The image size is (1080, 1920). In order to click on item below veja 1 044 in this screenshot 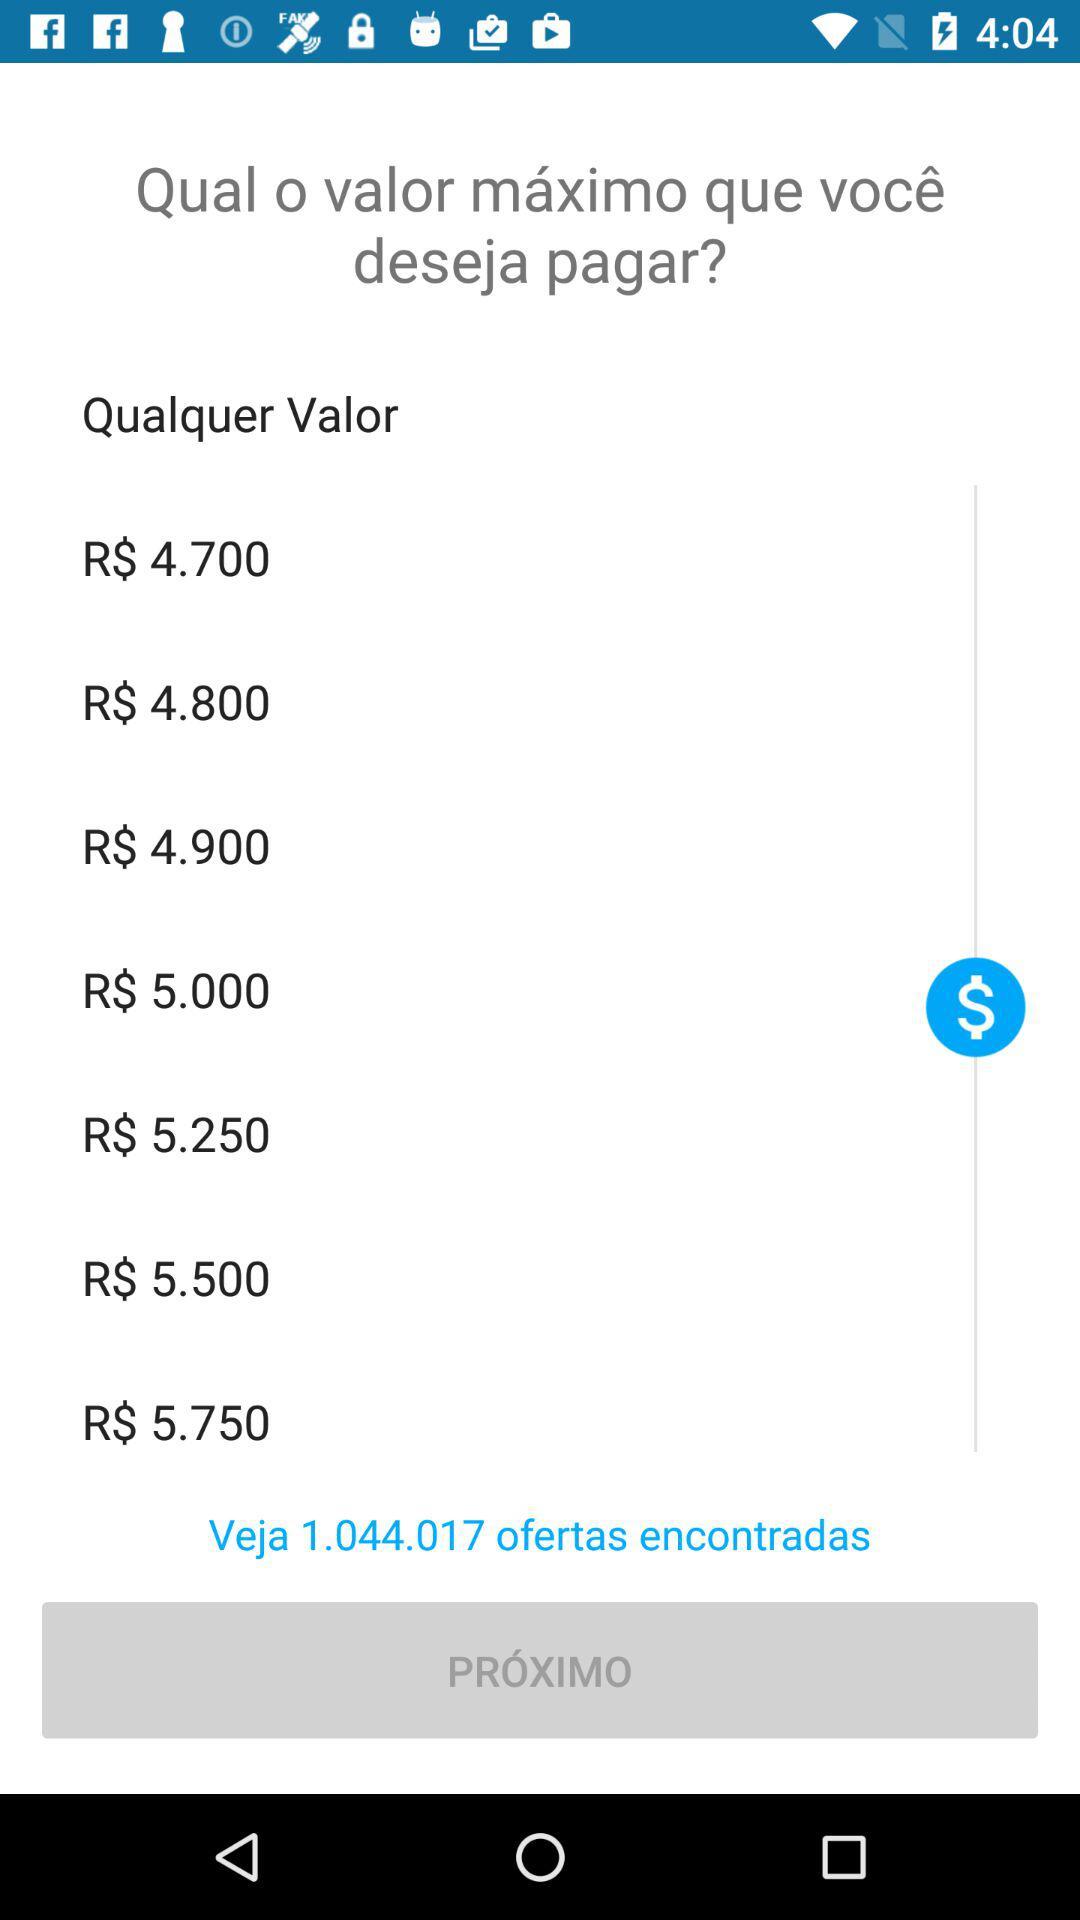, I will do `click(540, 1670)`.